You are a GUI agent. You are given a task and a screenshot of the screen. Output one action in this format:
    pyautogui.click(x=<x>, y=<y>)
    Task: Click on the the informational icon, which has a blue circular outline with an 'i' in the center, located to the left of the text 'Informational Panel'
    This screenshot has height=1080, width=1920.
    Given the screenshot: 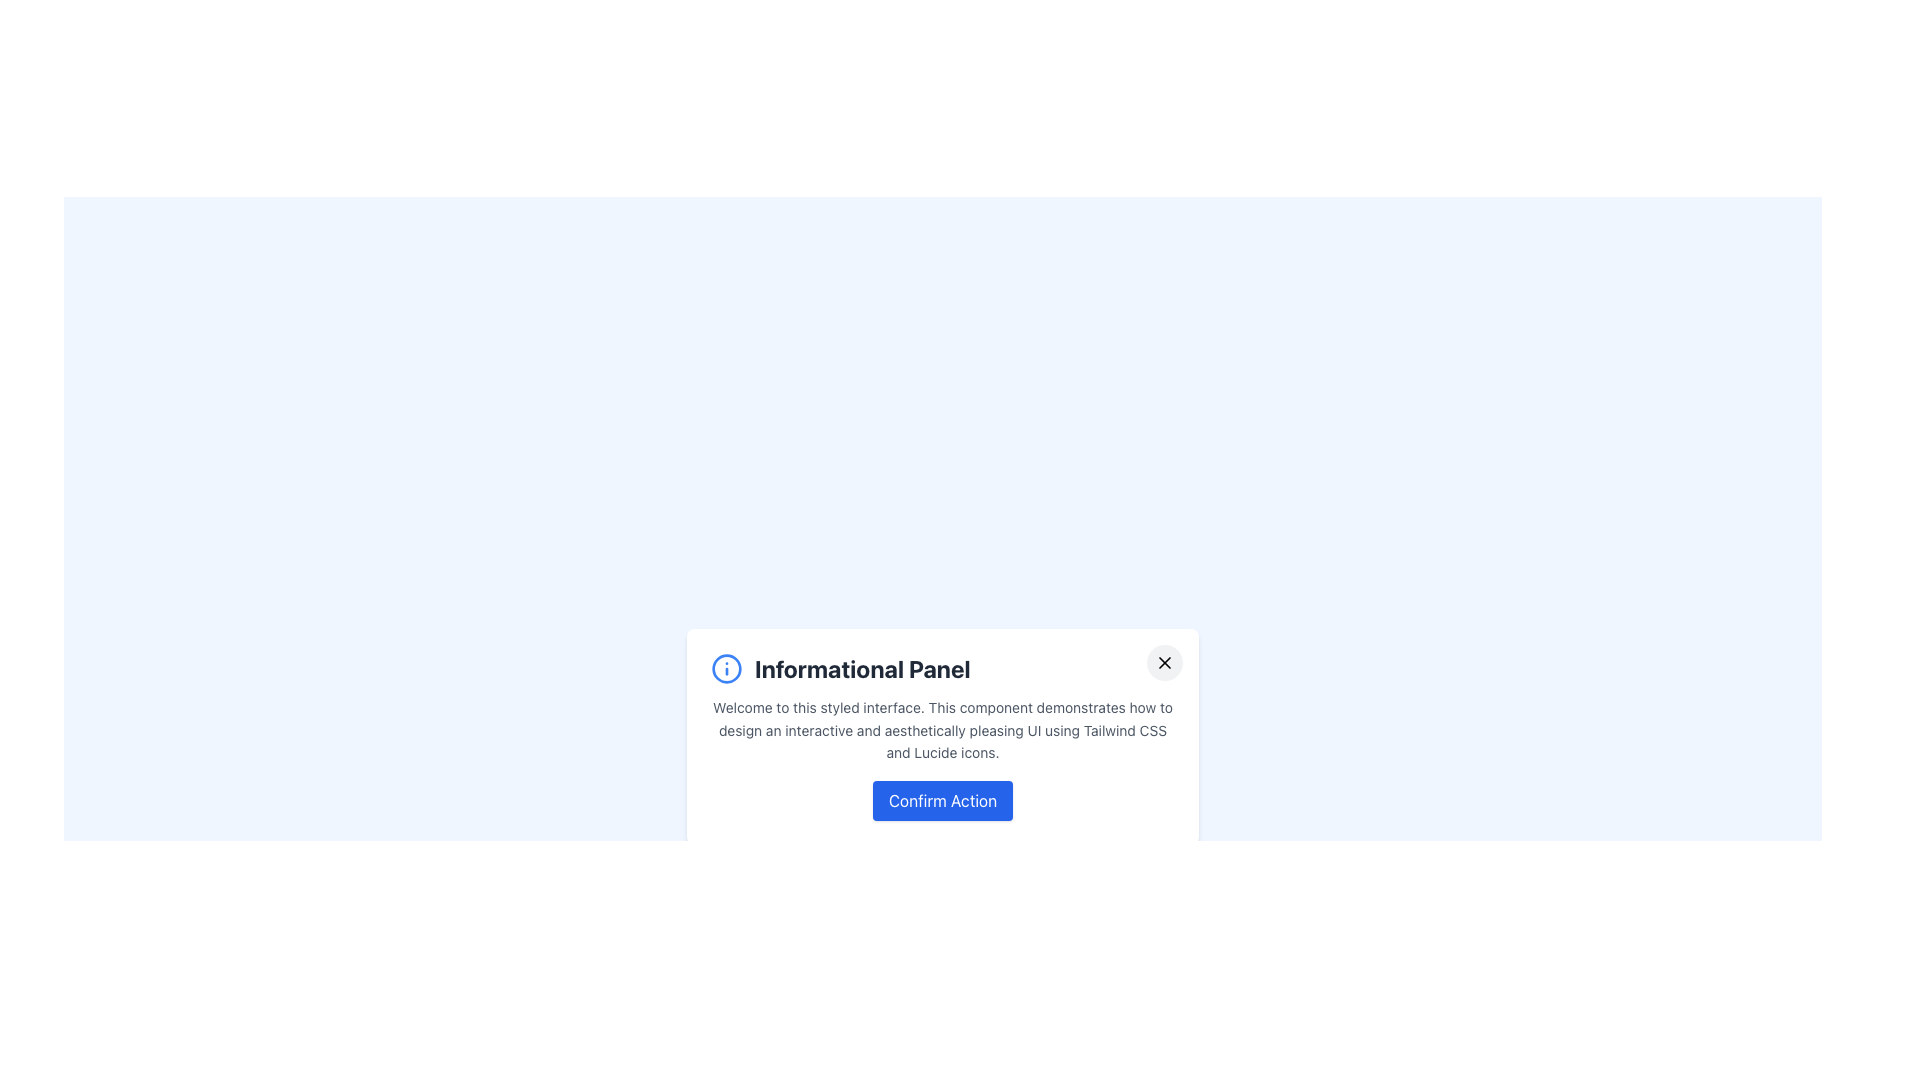 What is the action you would take?
    pyautogui.click(x=725, y=667)
    